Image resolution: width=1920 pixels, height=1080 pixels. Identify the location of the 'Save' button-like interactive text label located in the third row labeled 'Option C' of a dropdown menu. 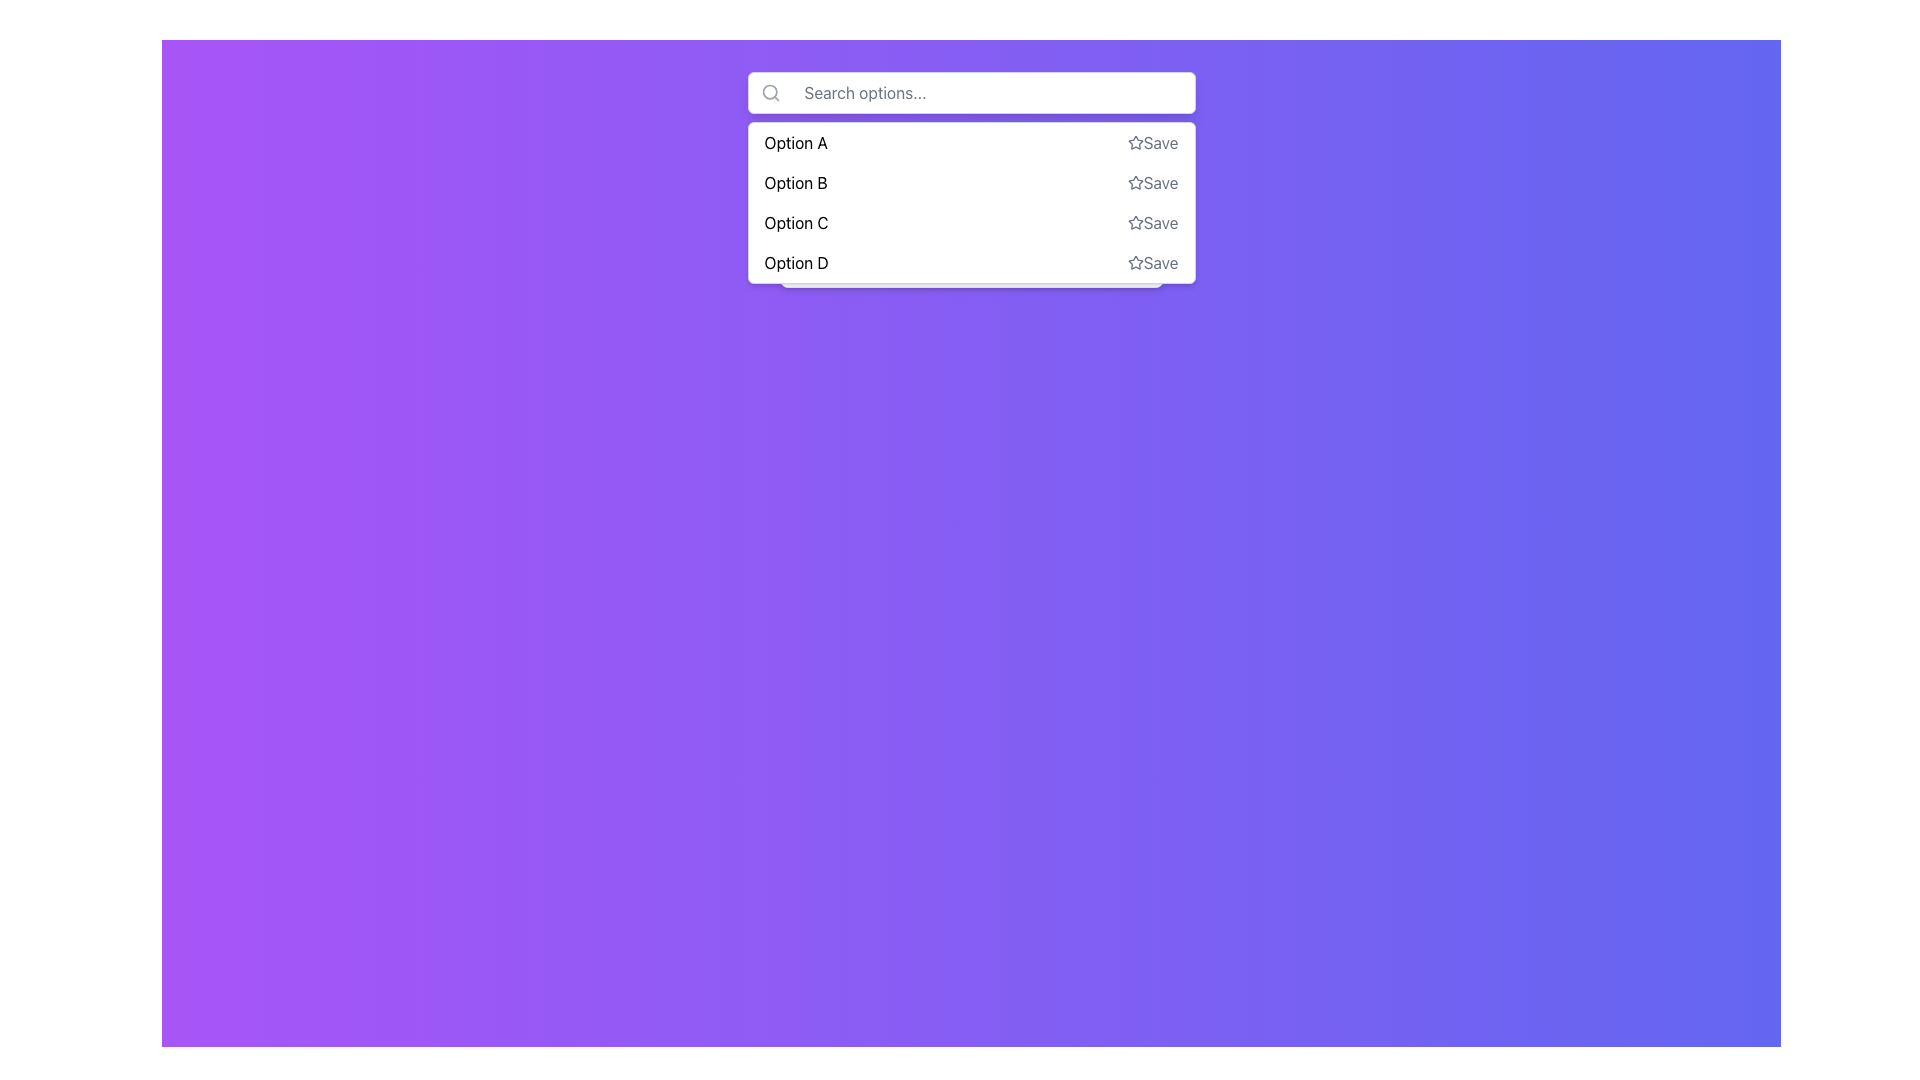
(1152, 223).